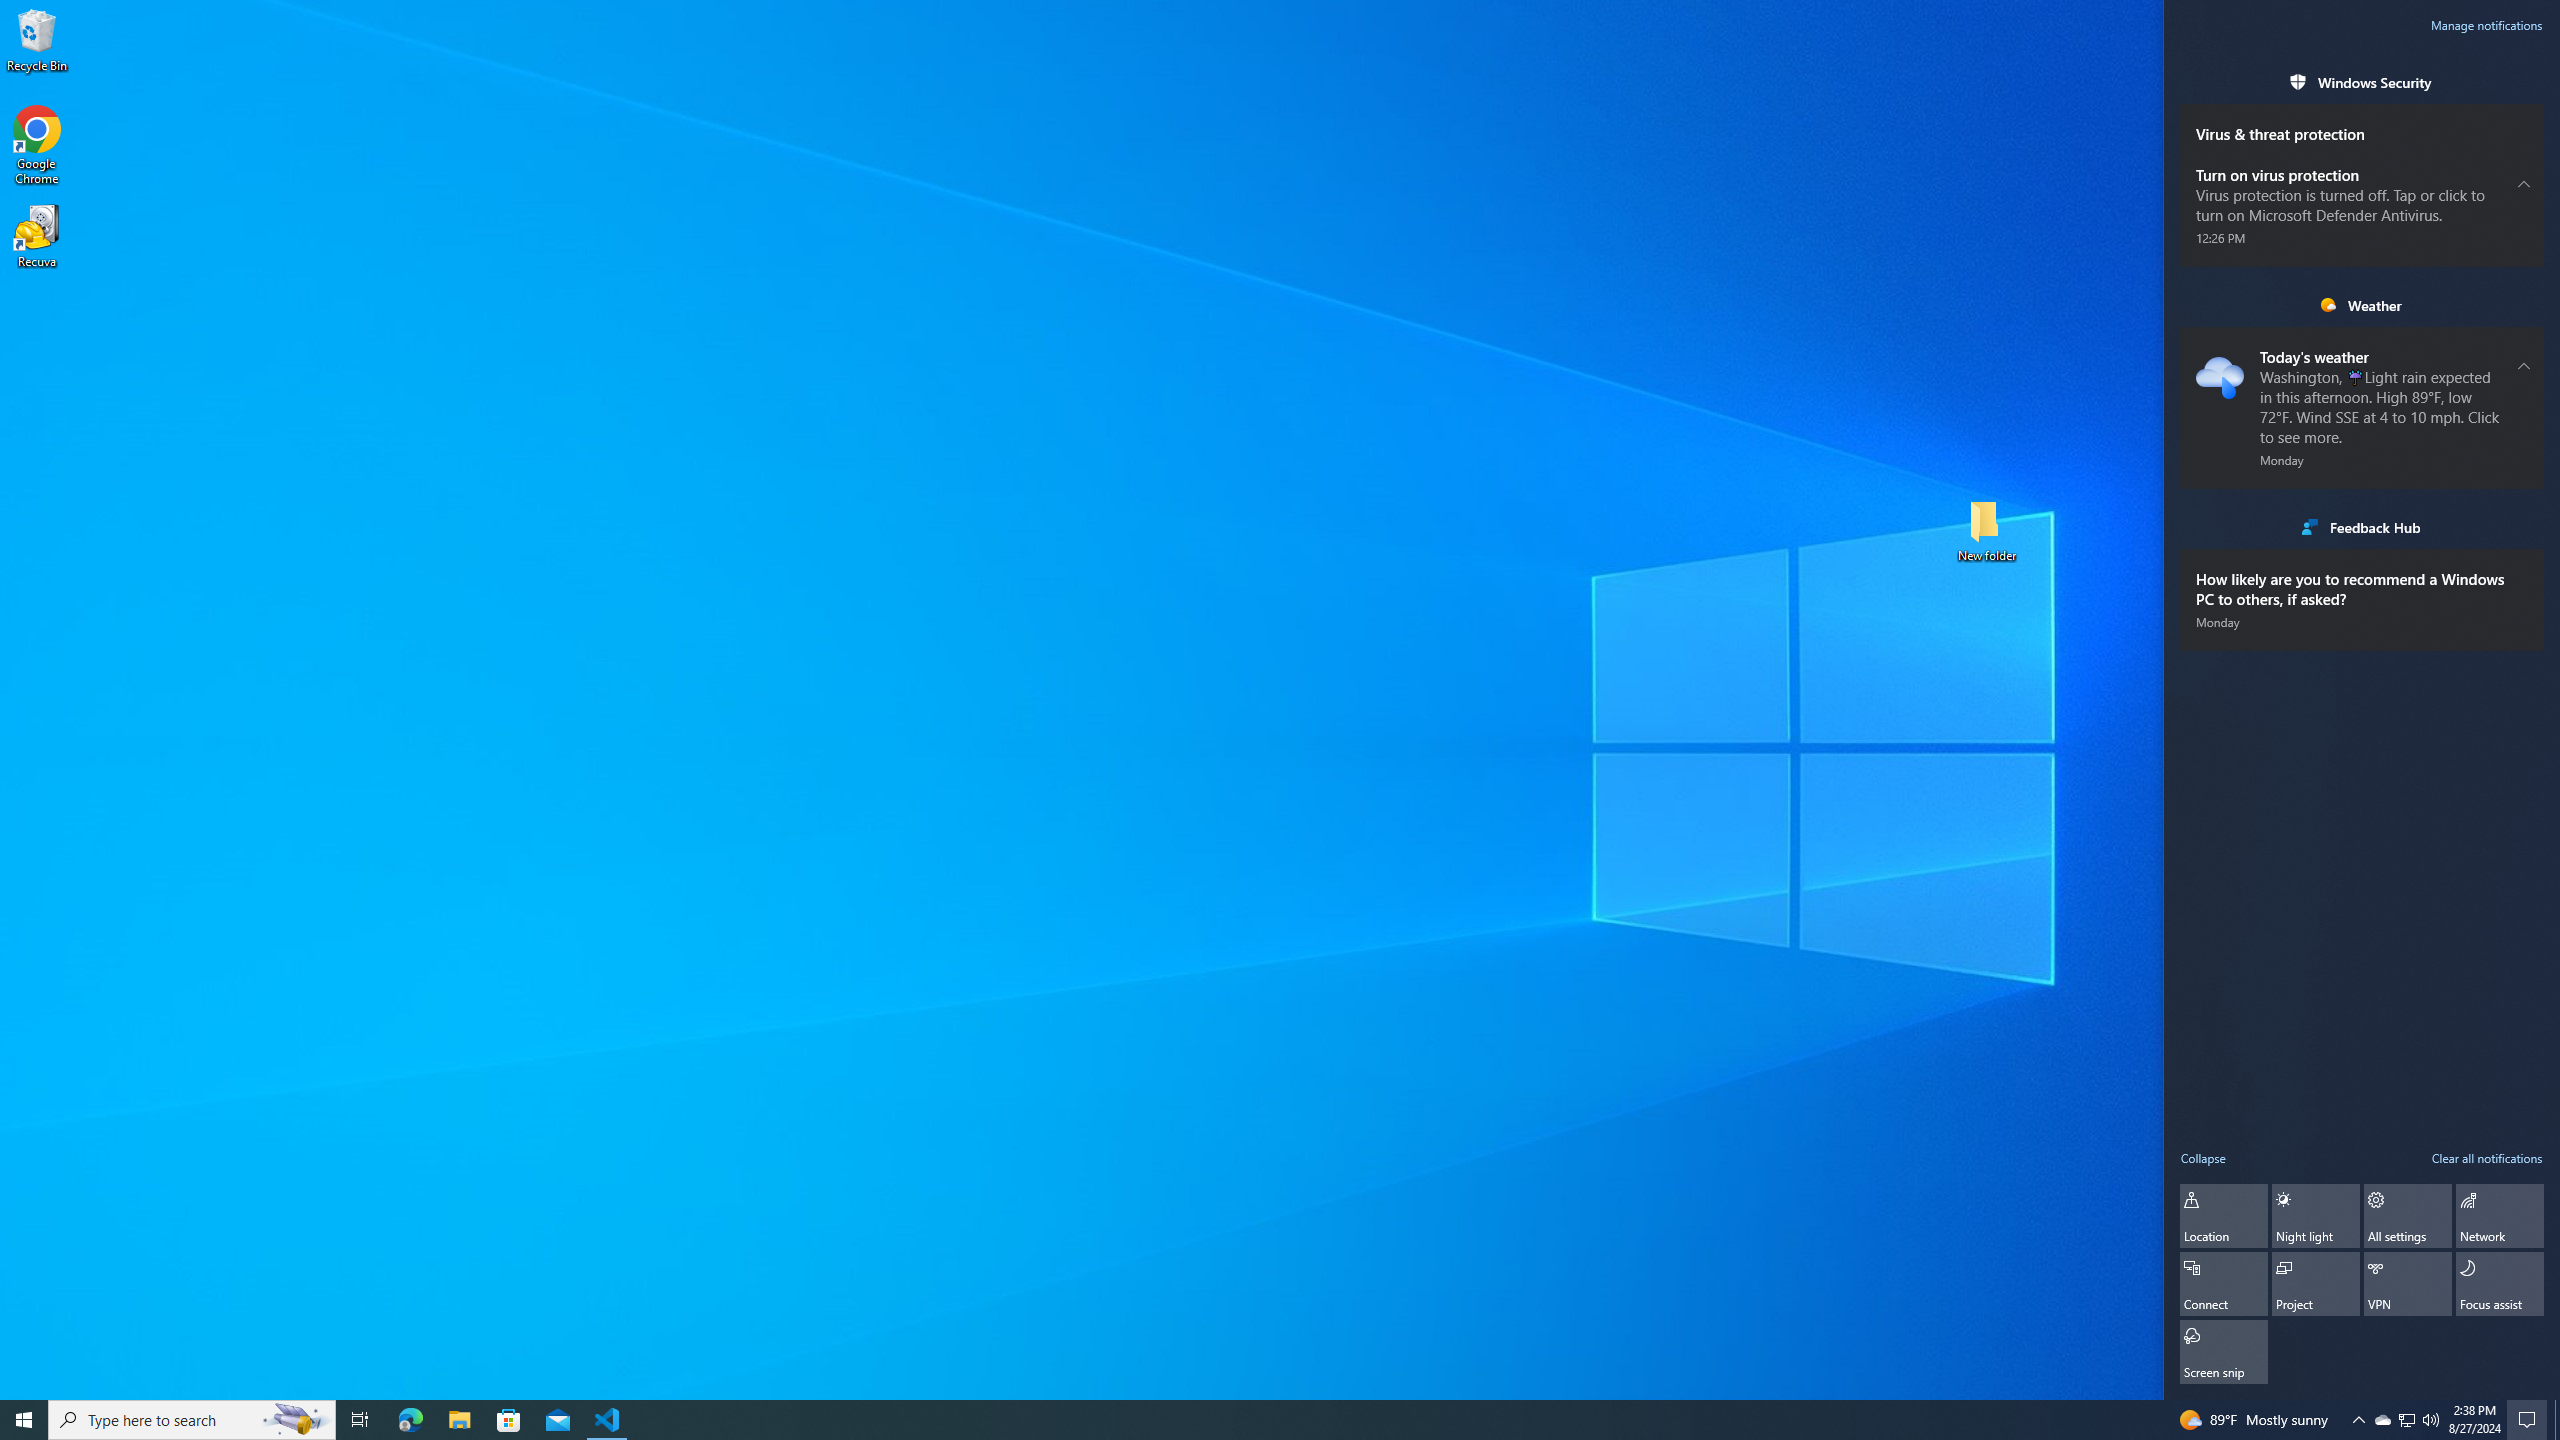 The height and width of the screenshot is (1440, 2560). What do you see at coordinates (24, 1418) in the screenshot?
I see `'Start'` at bounding box center [24, 1418].